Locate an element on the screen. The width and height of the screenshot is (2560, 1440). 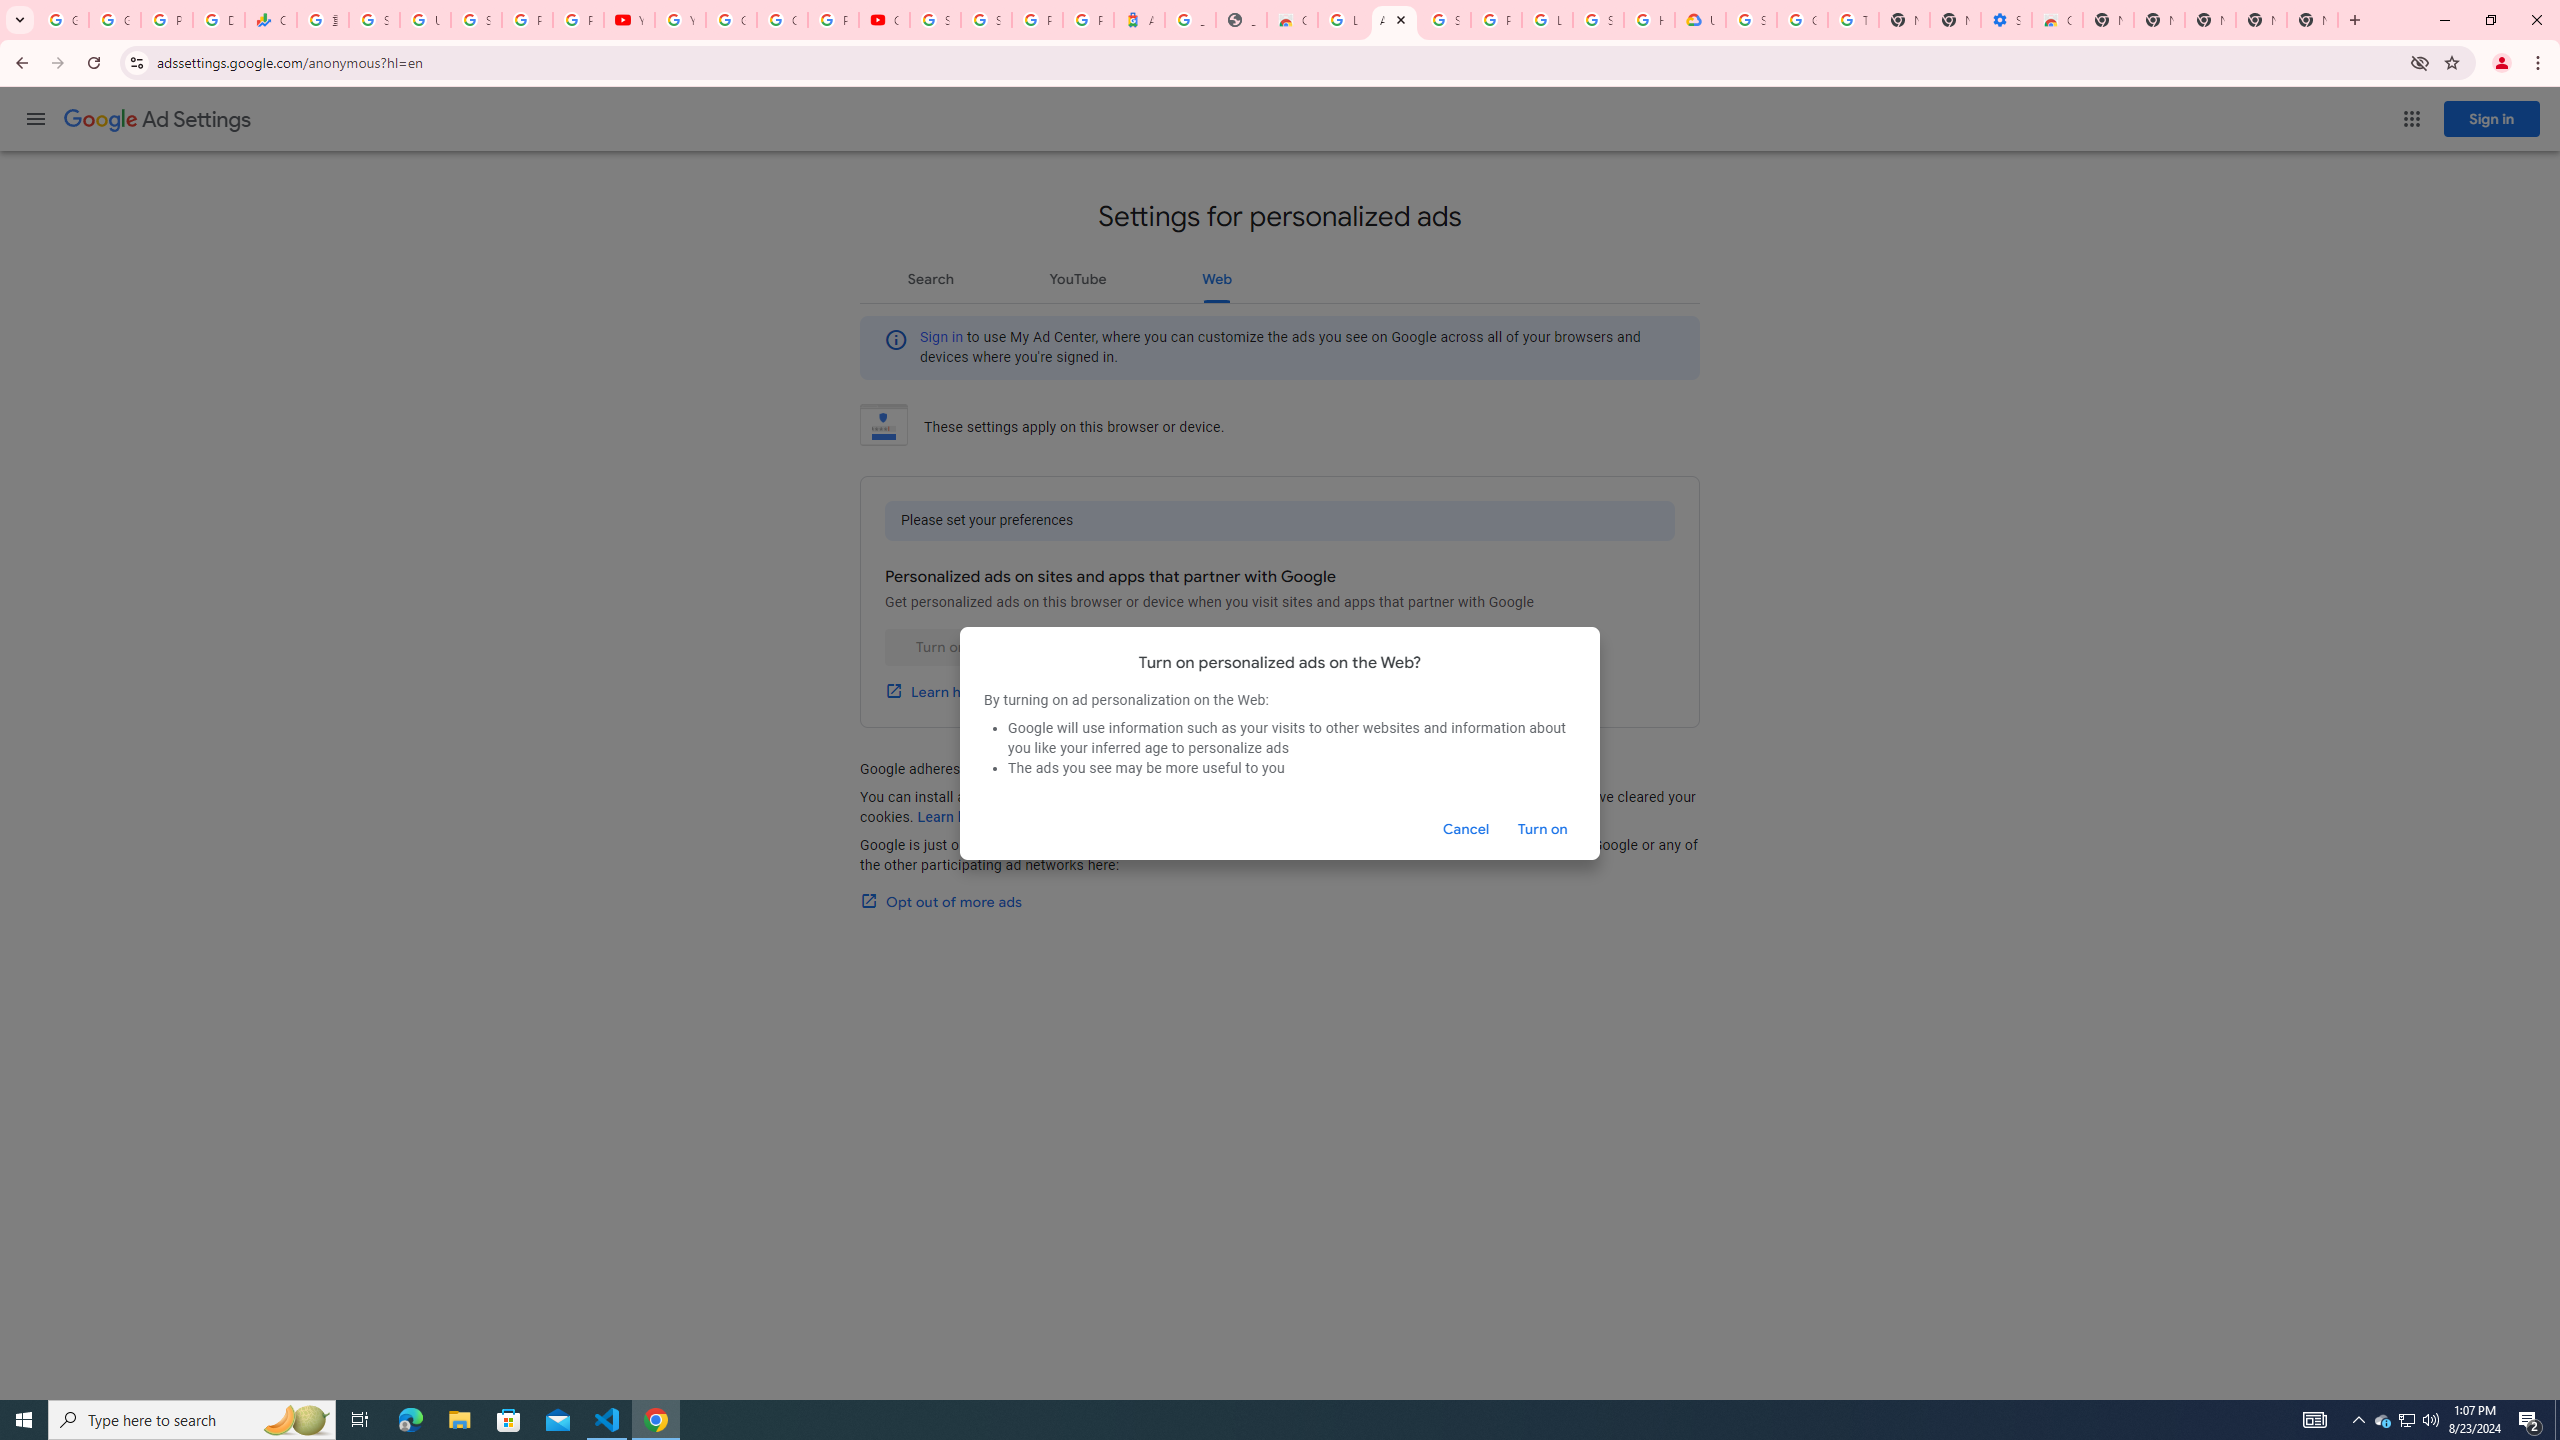
'Turn cookies on or off - Computer - Google Account Help' is located at coordinates (1854, 19).